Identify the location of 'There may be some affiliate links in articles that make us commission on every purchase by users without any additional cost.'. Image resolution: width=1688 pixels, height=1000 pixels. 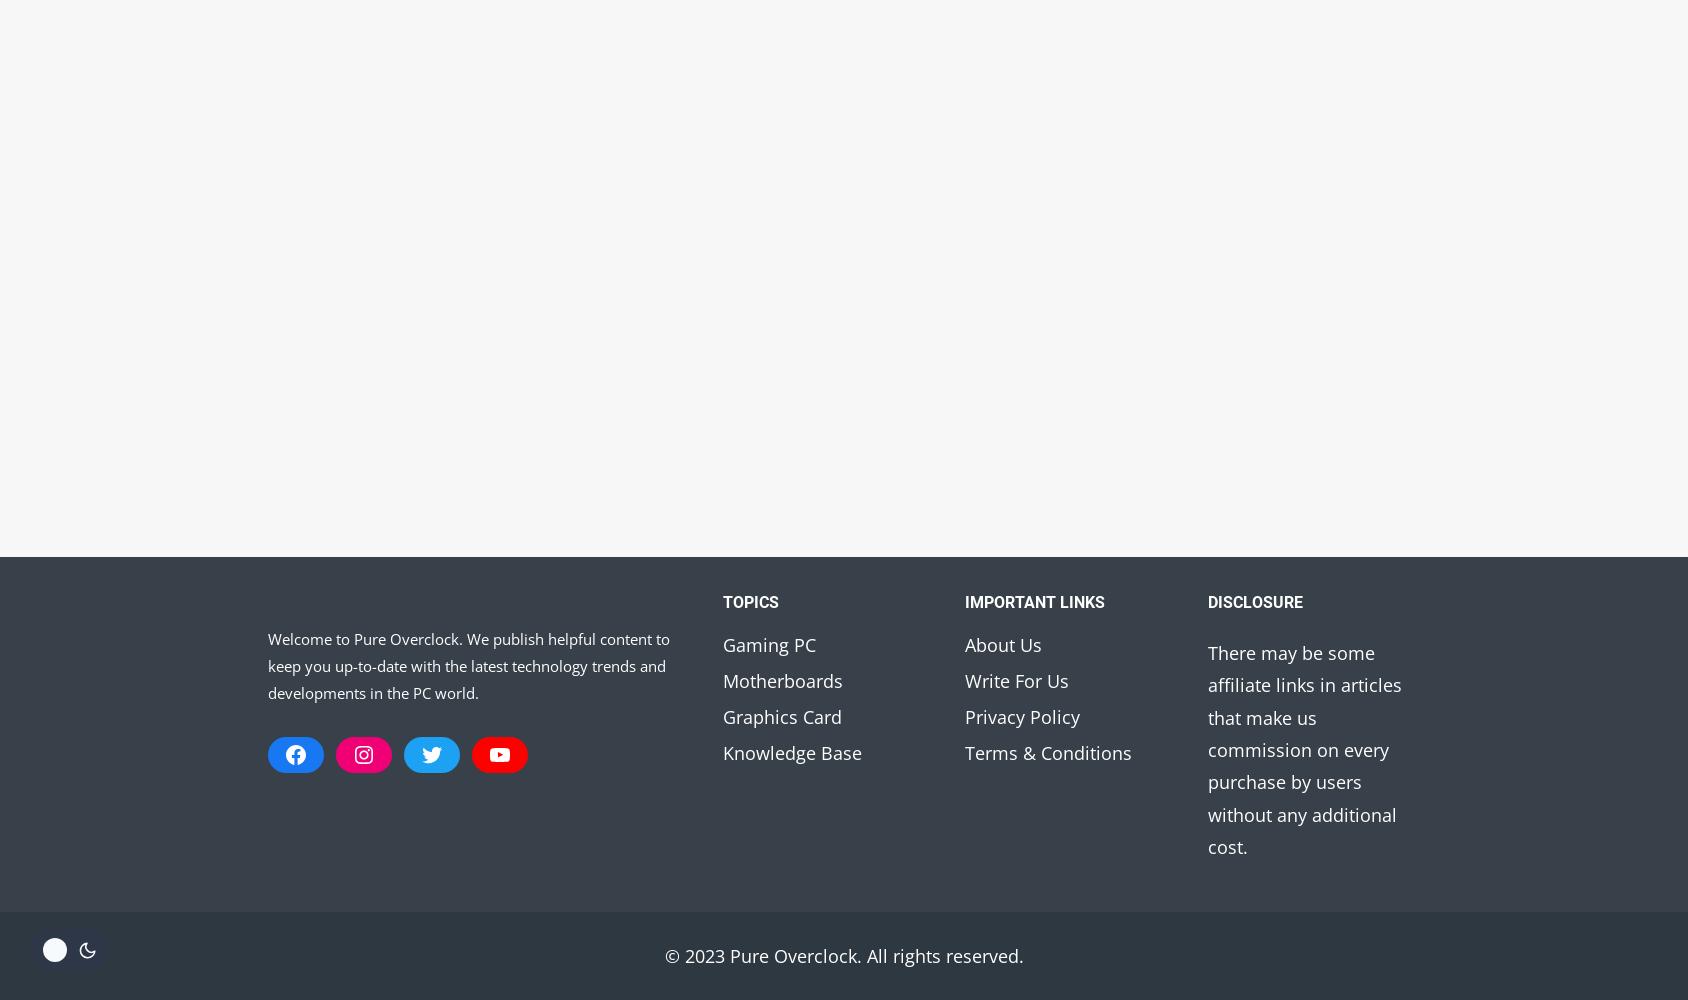
(1302, 748).